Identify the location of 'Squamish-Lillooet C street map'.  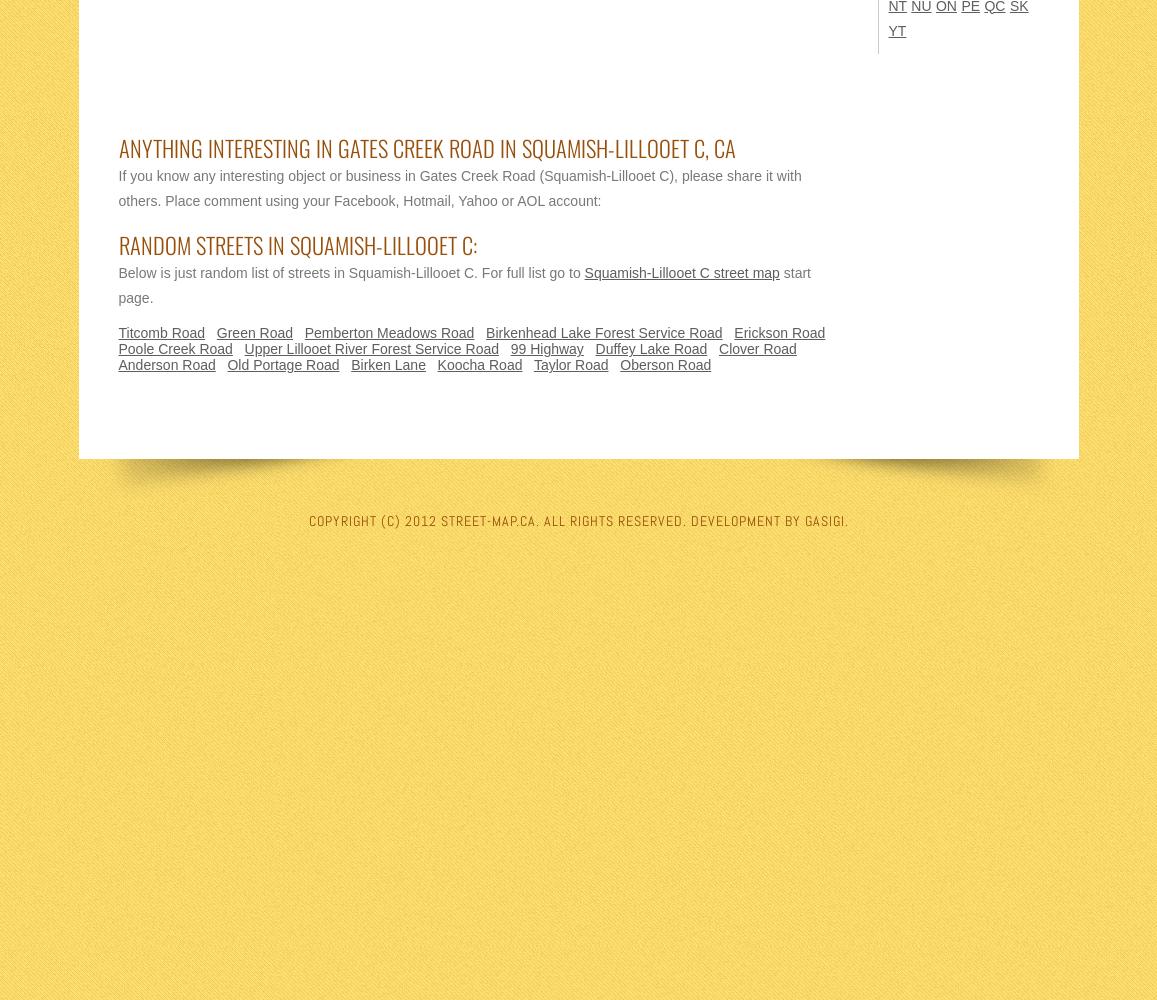
(680, 272).